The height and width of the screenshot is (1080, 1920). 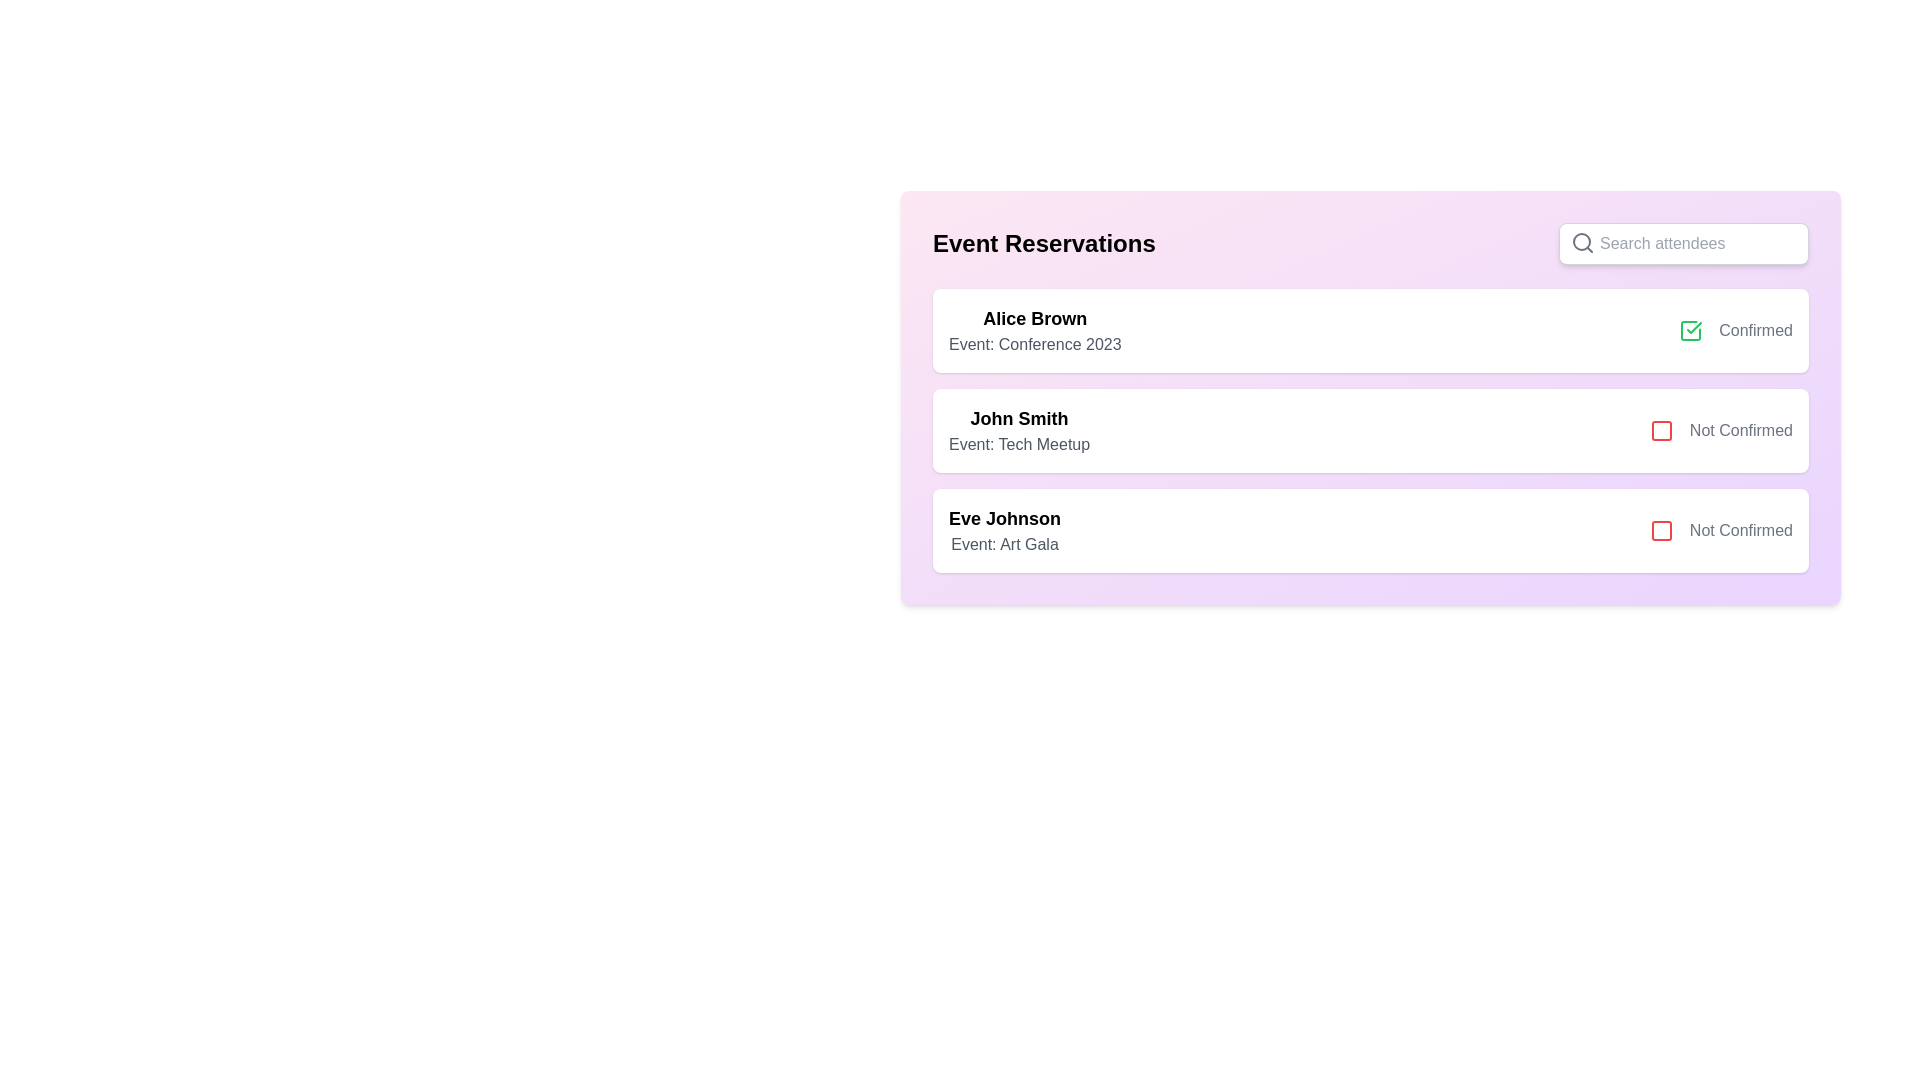 I want to click on text content of the informational display component showing 'Alice Brown' and 'Event: Conference 2023', which is the first content block in the card layout, so click(x=1035, y=330).